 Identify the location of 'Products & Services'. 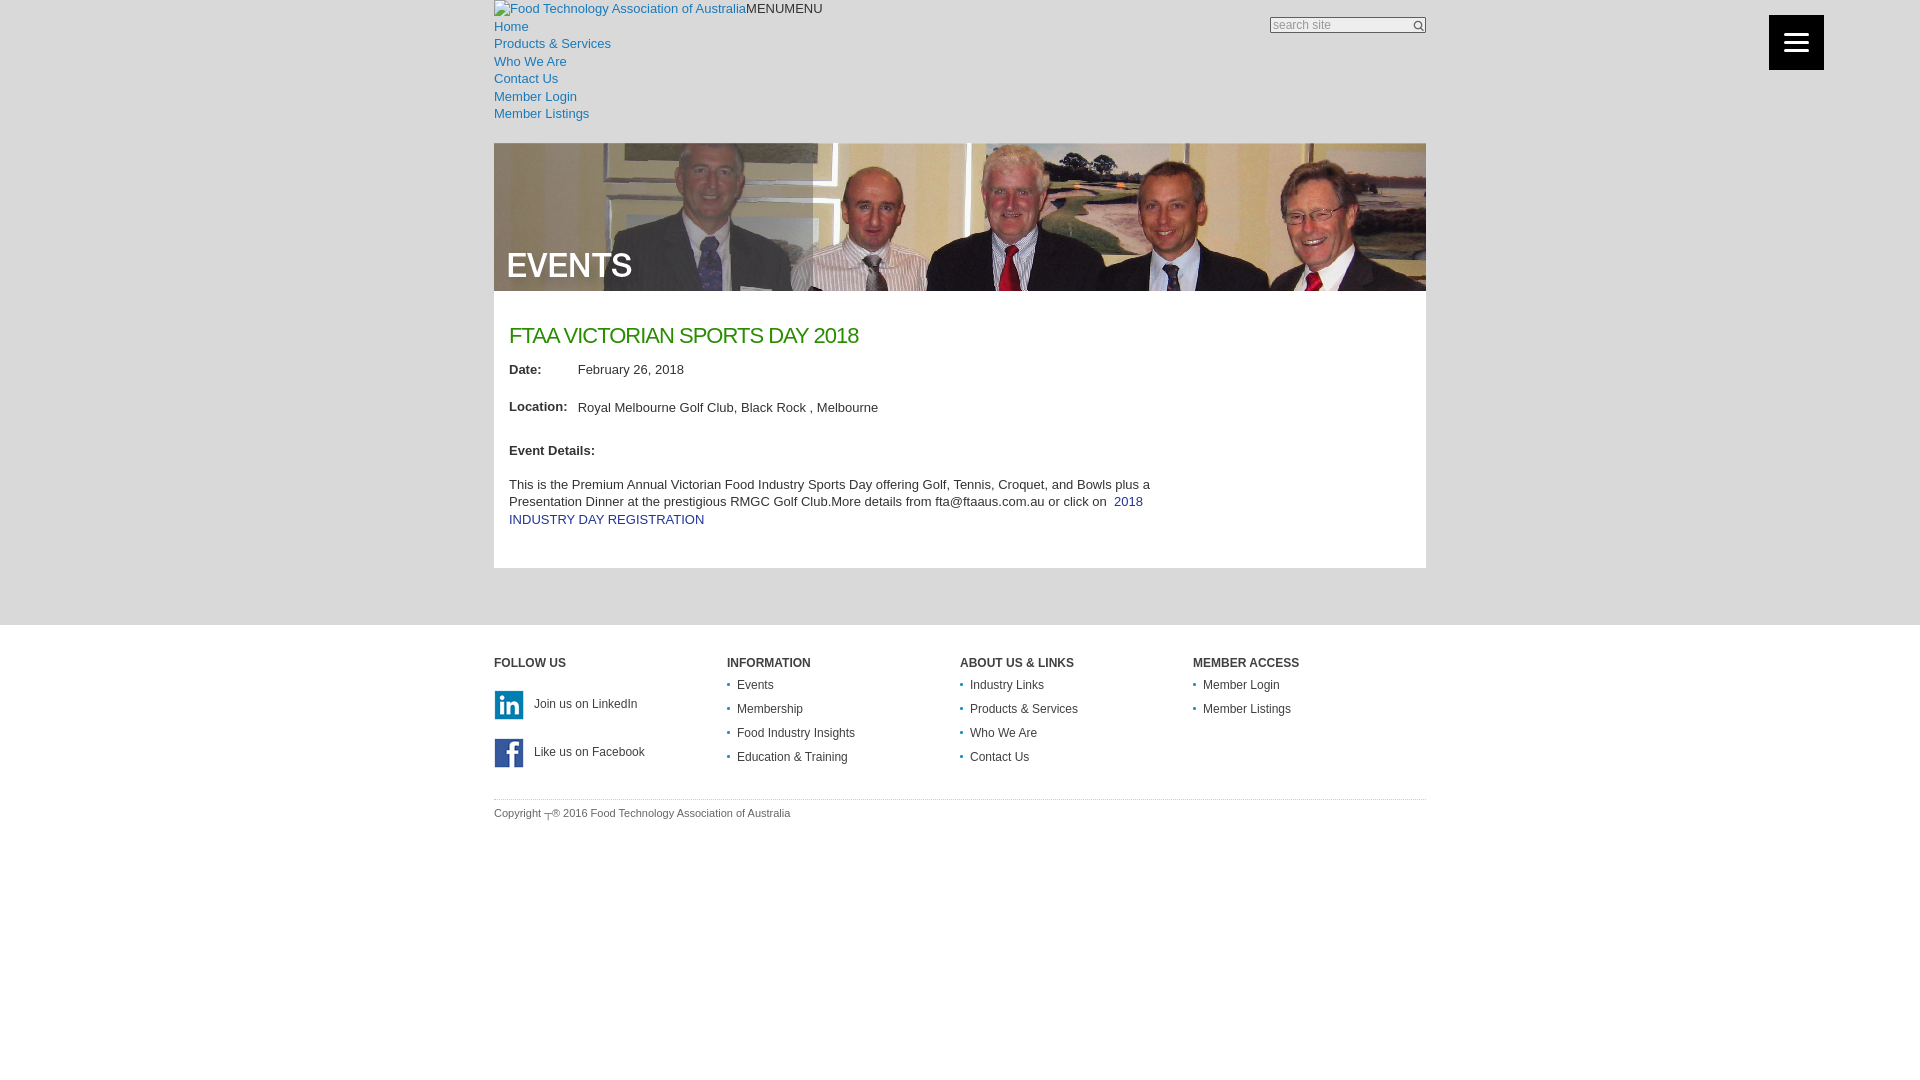
(552, 43).